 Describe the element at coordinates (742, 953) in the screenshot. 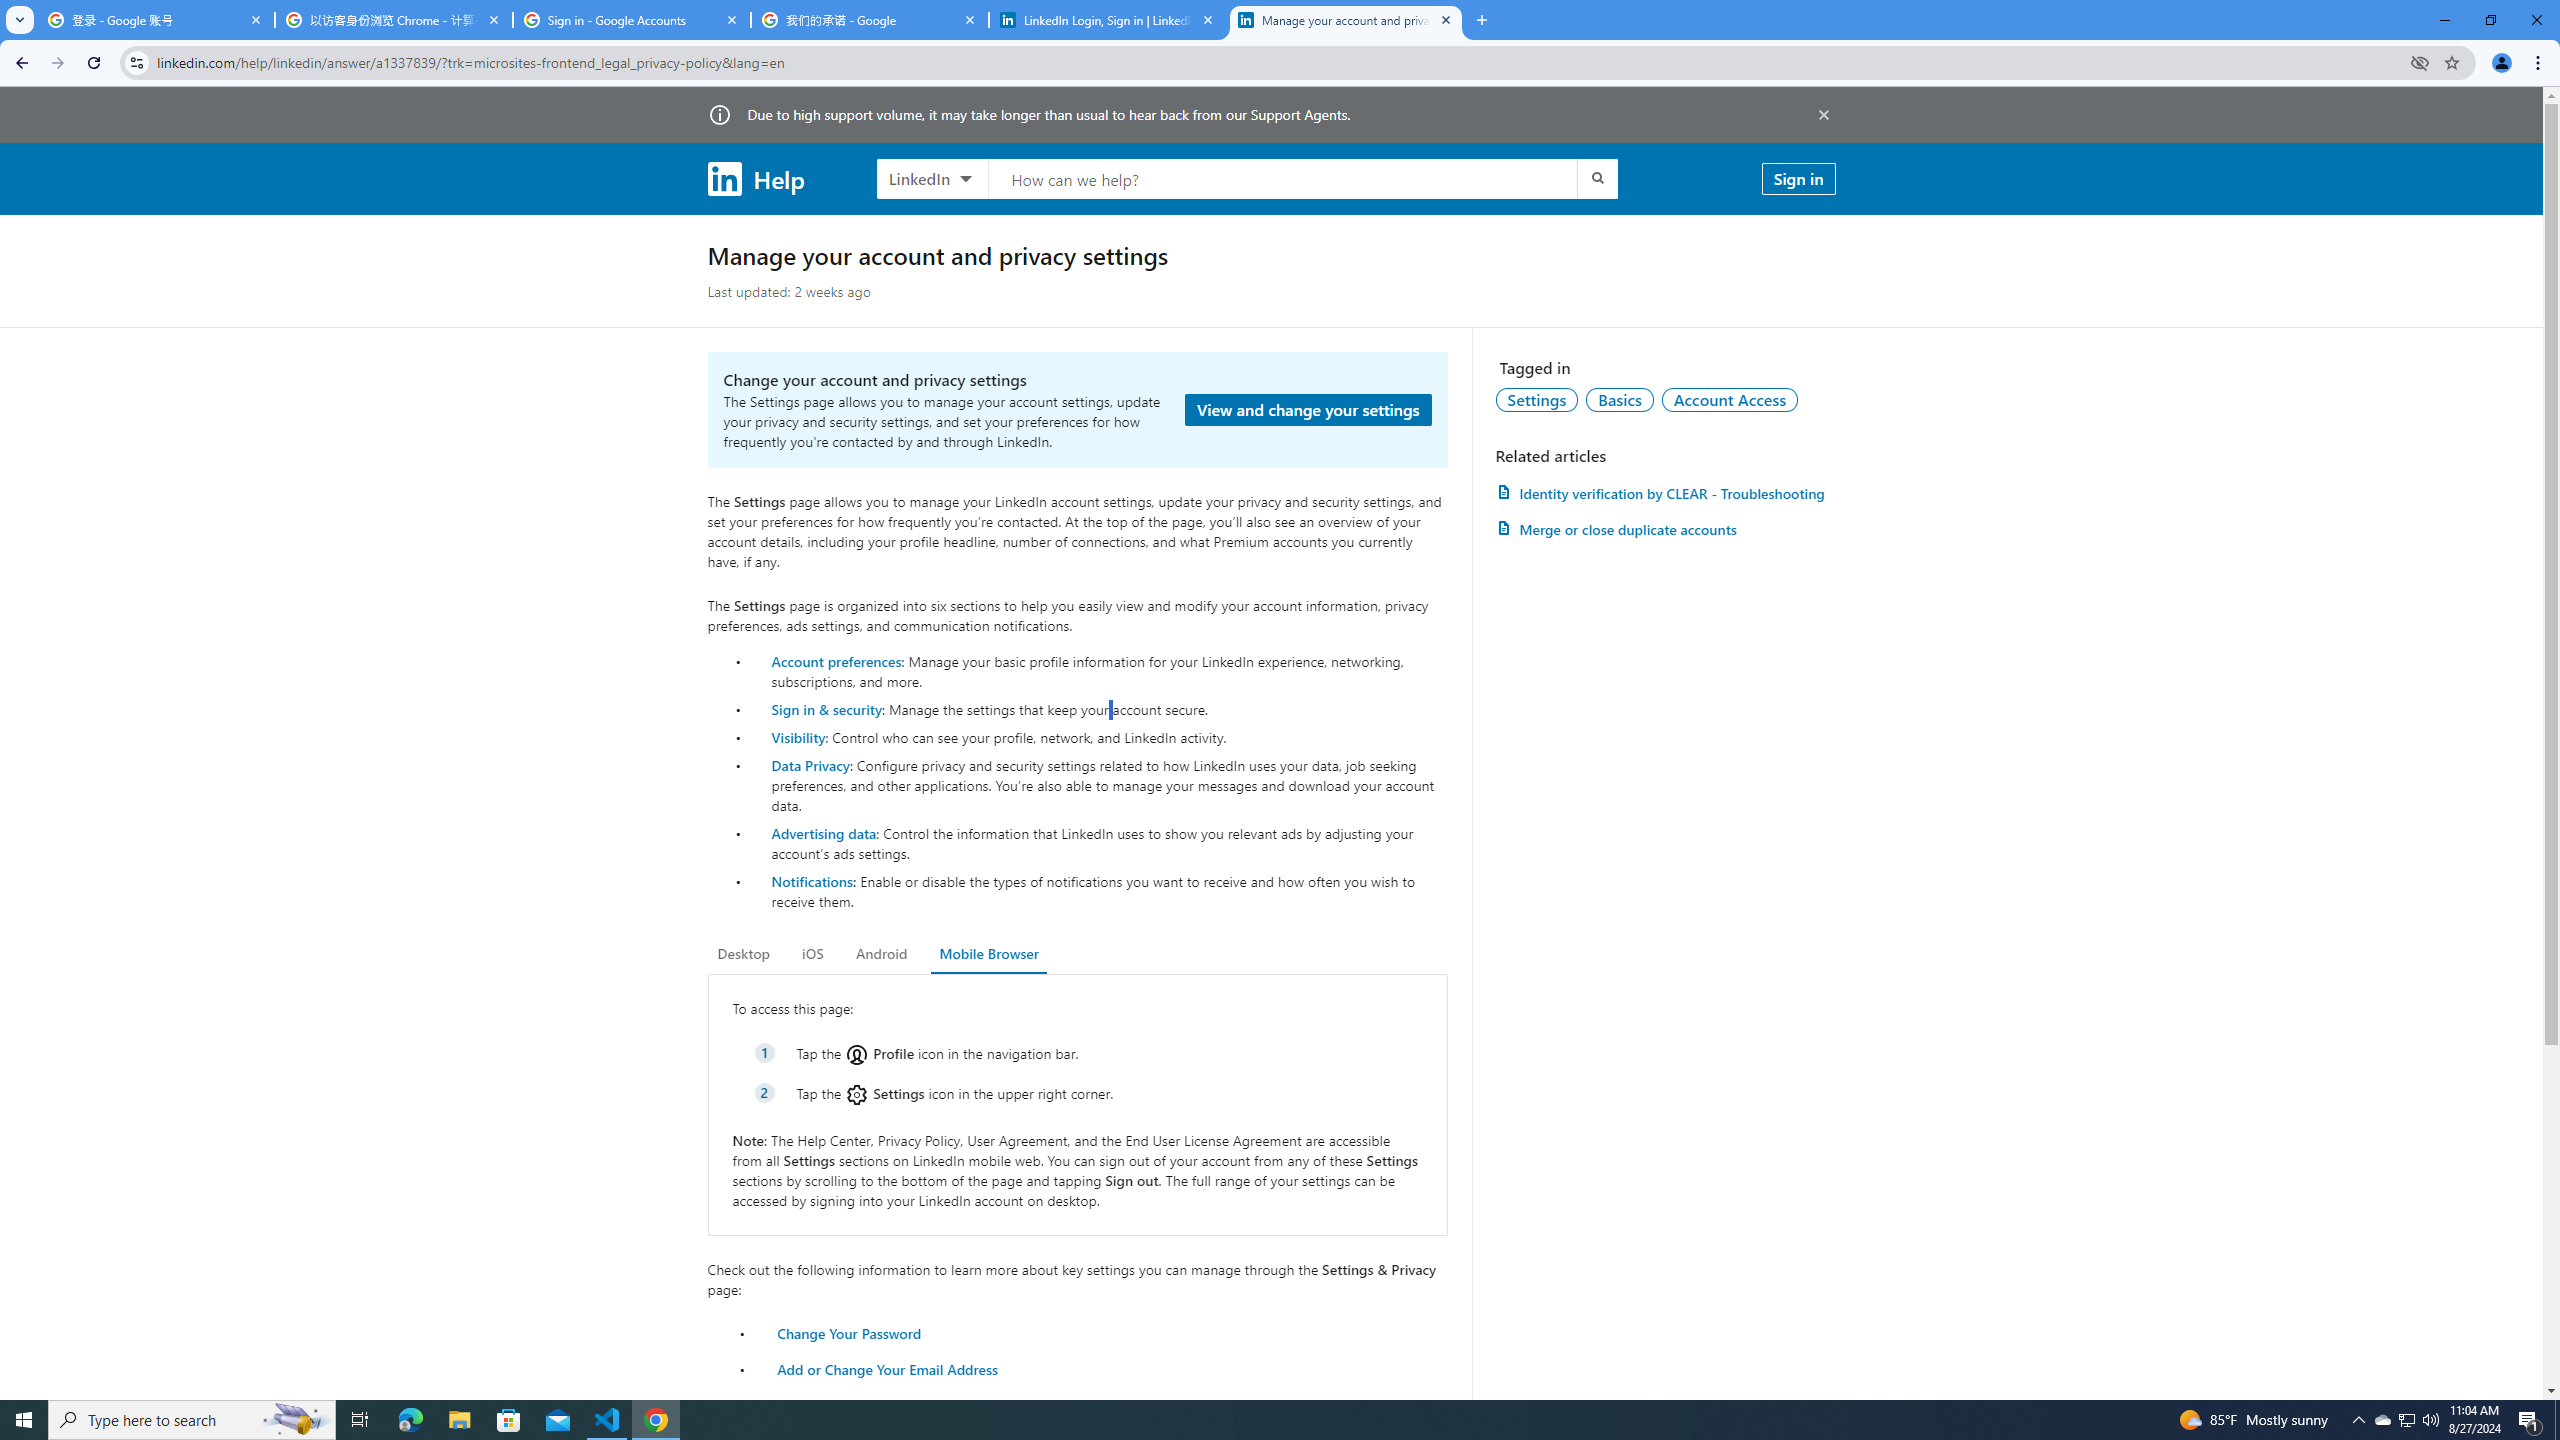

I see `'Desktop'` at that location.